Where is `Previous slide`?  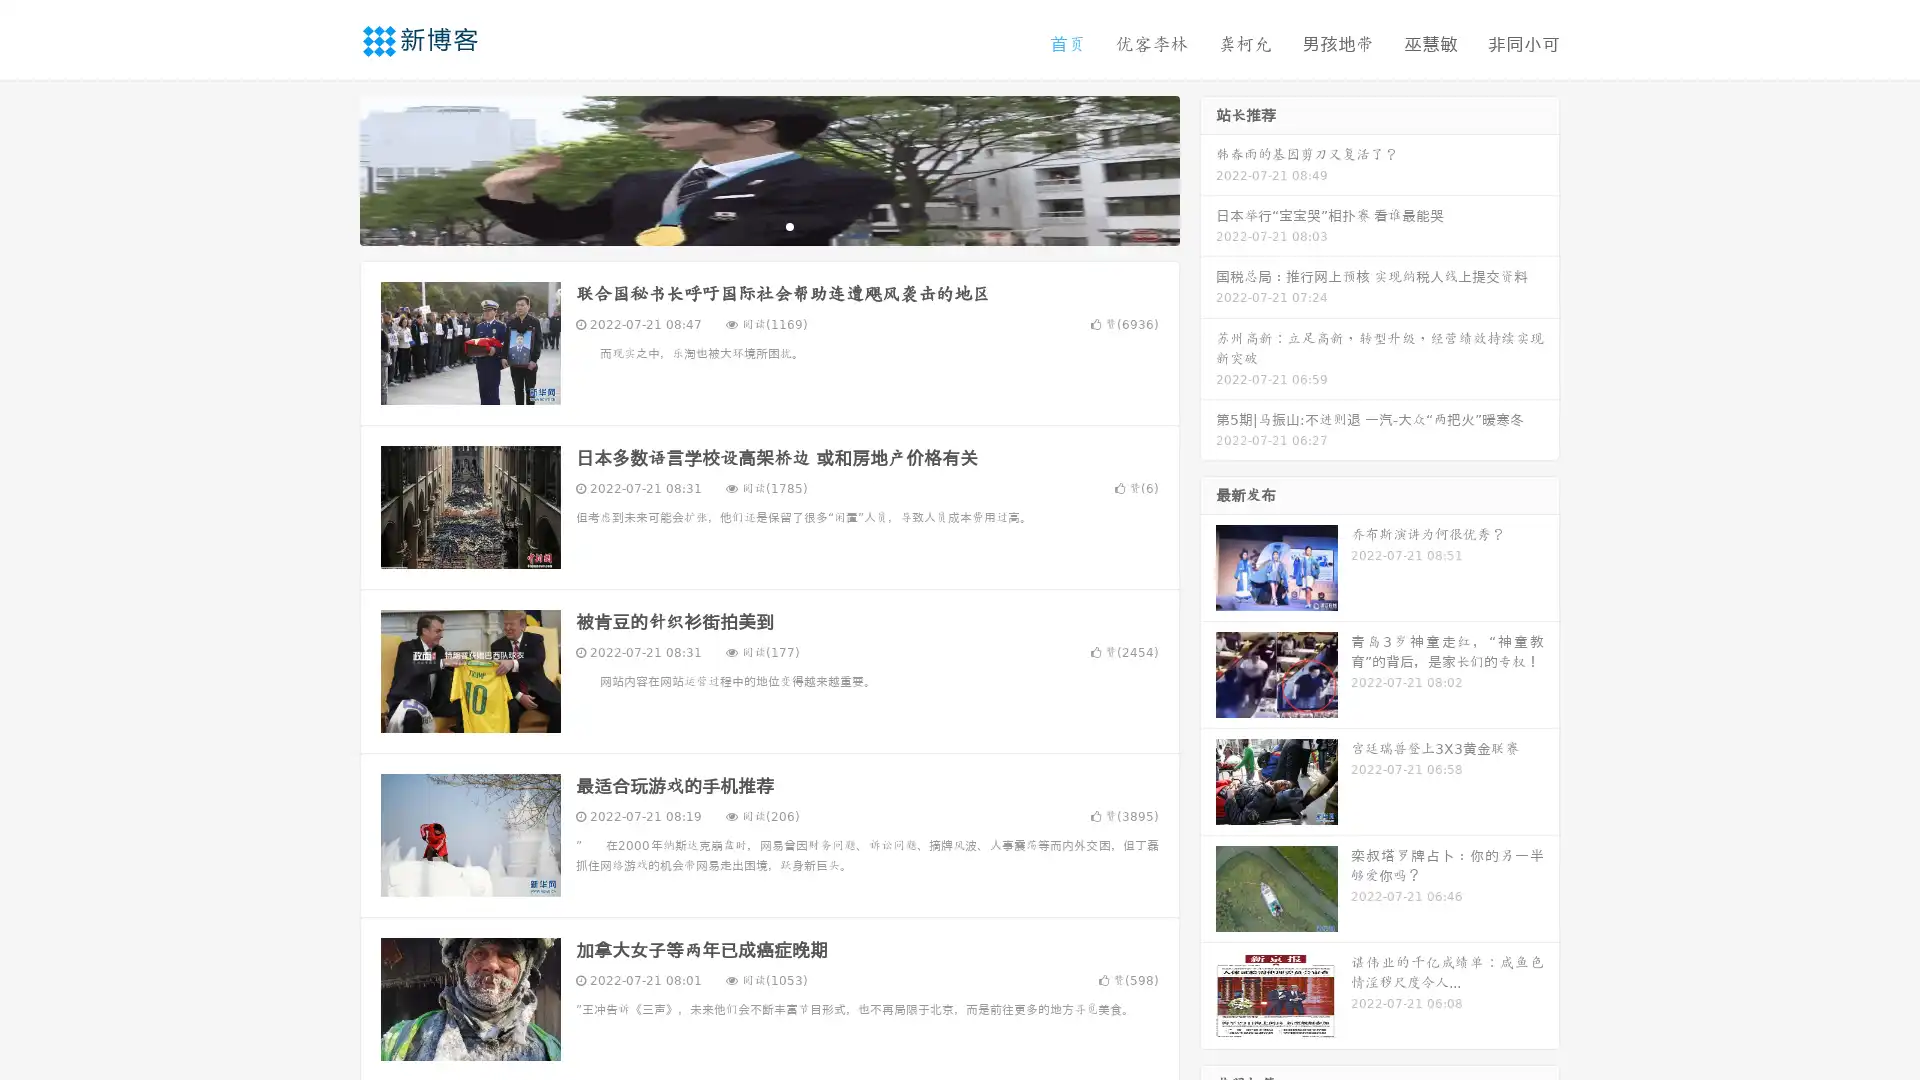
Previous slide is located at coordinates (330, 168).